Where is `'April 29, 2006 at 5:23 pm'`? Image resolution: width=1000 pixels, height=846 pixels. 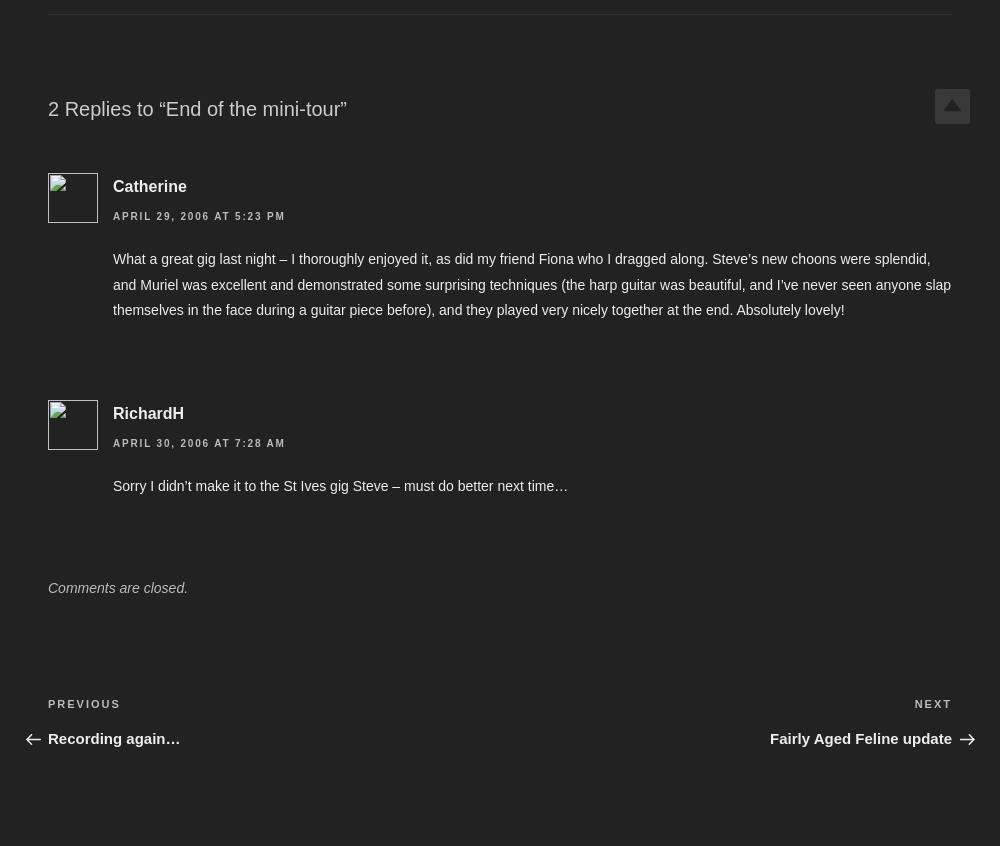
'April 29, 2006 at 5:23 pm' is located at coordinates (198, 216).